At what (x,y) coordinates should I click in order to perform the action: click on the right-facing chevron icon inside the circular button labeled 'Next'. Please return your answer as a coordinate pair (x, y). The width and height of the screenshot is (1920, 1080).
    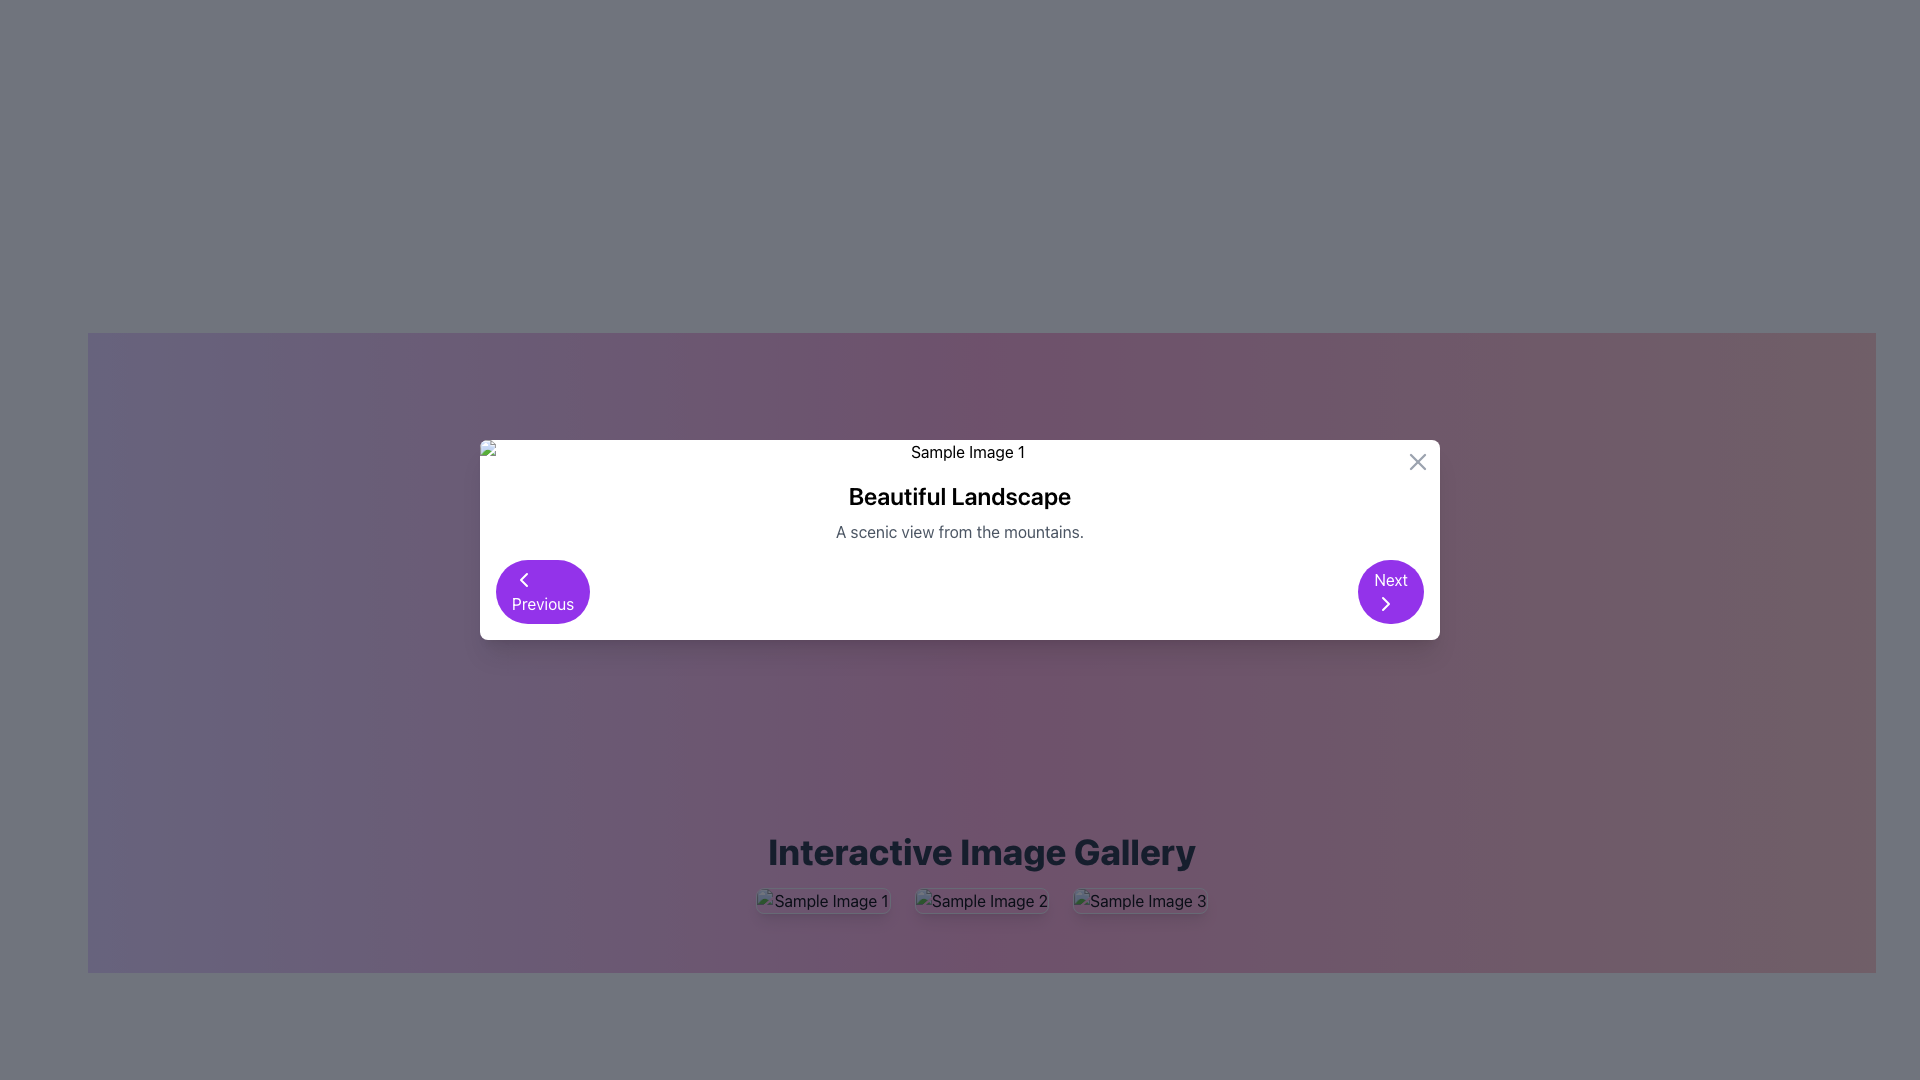
    Looking at the image, I should click on (1385, 603).